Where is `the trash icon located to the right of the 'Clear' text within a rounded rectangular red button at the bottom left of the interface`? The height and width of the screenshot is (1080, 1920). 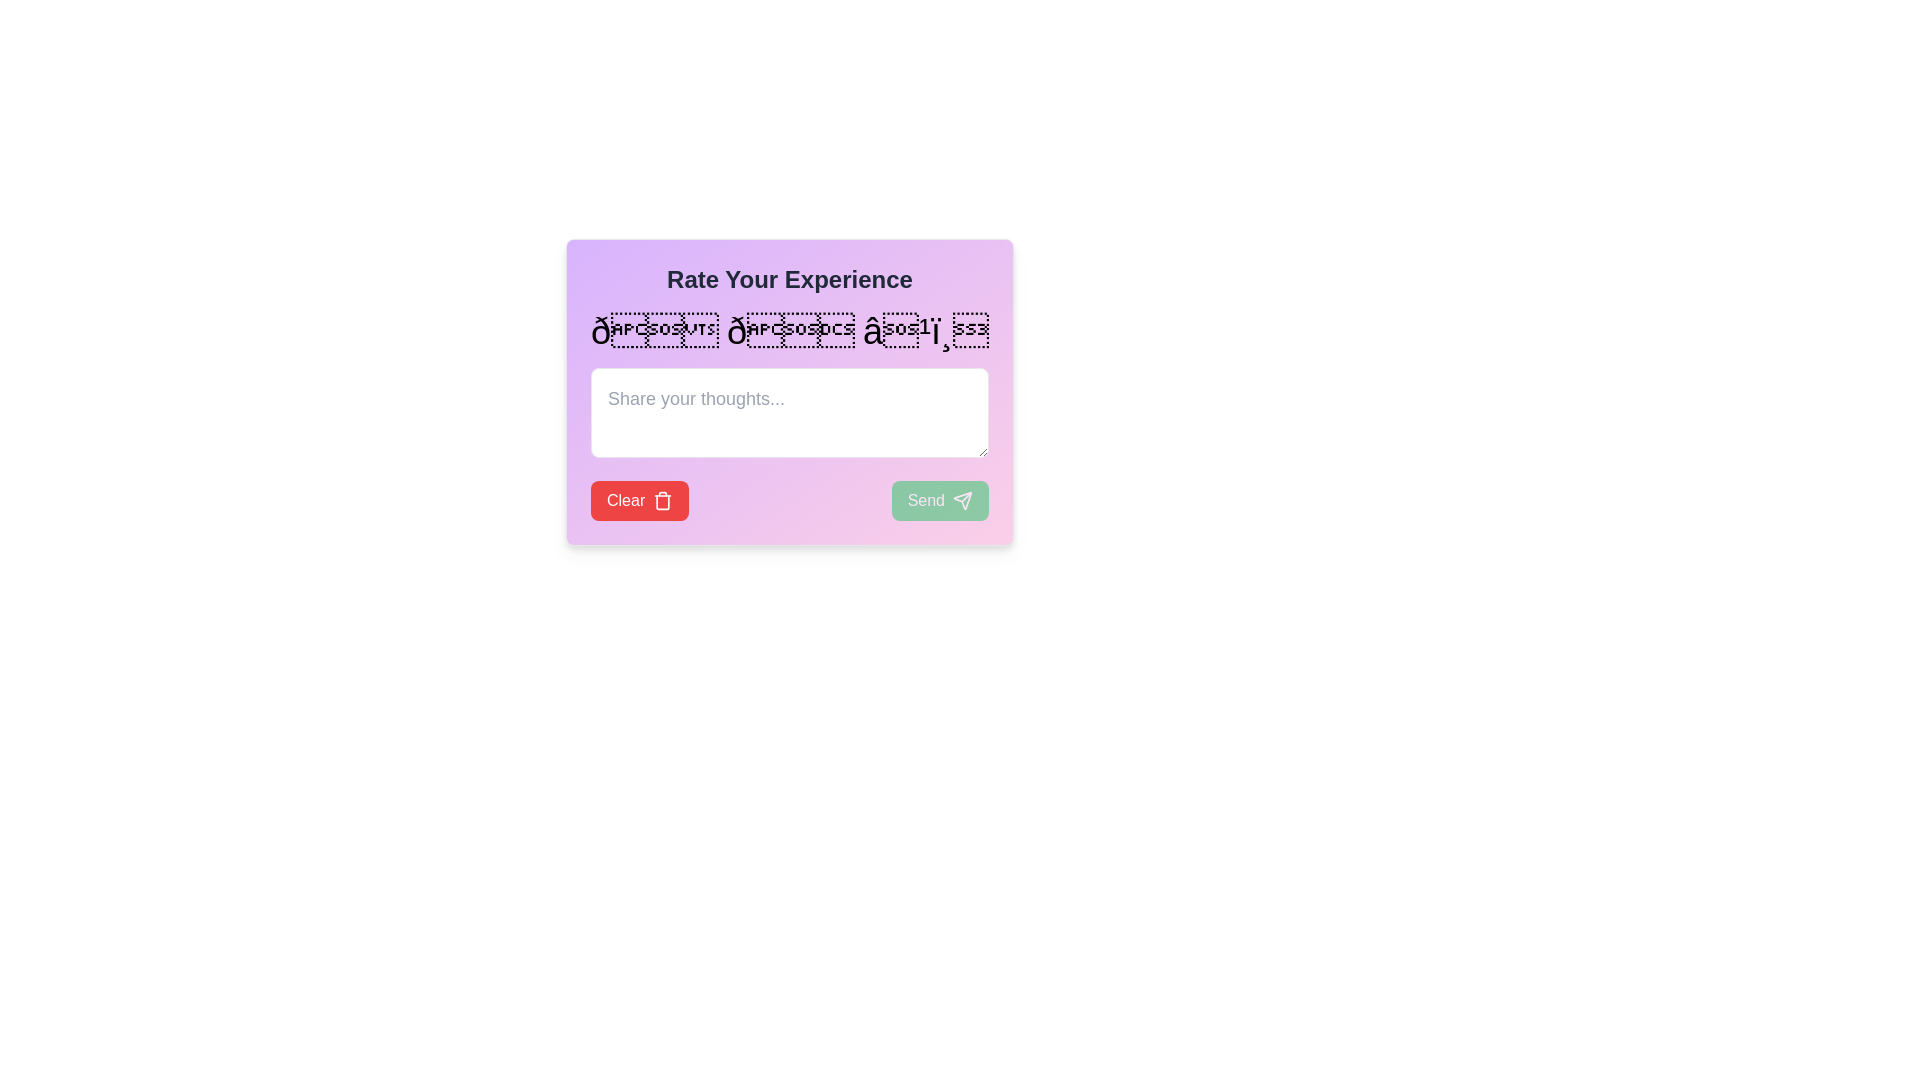 the trash icon located to the right of the 'Clear' text within a rounded rectangular red button at the bottom left of the interface is located at coordinates (663, 500).